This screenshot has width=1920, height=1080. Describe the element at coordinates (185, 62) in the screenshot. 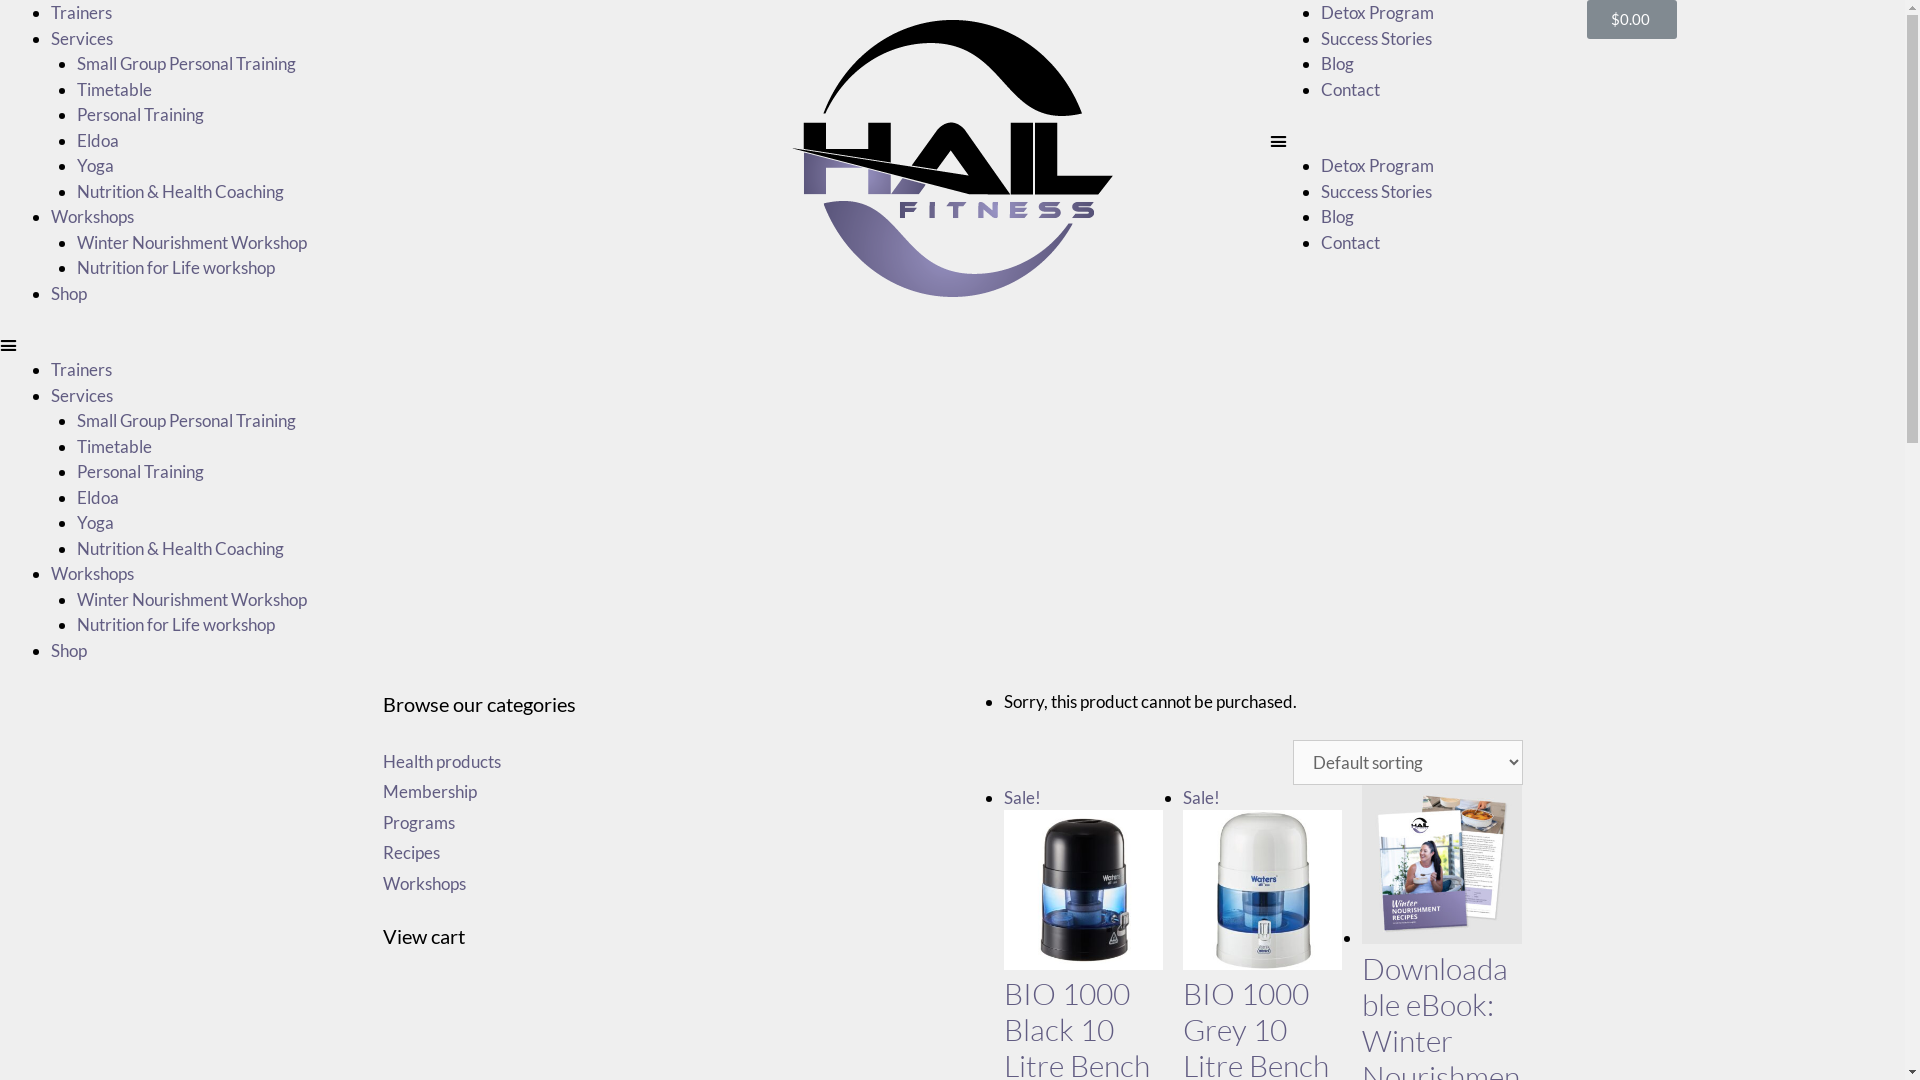

I see `'Small Group Personal Training'` at that location.